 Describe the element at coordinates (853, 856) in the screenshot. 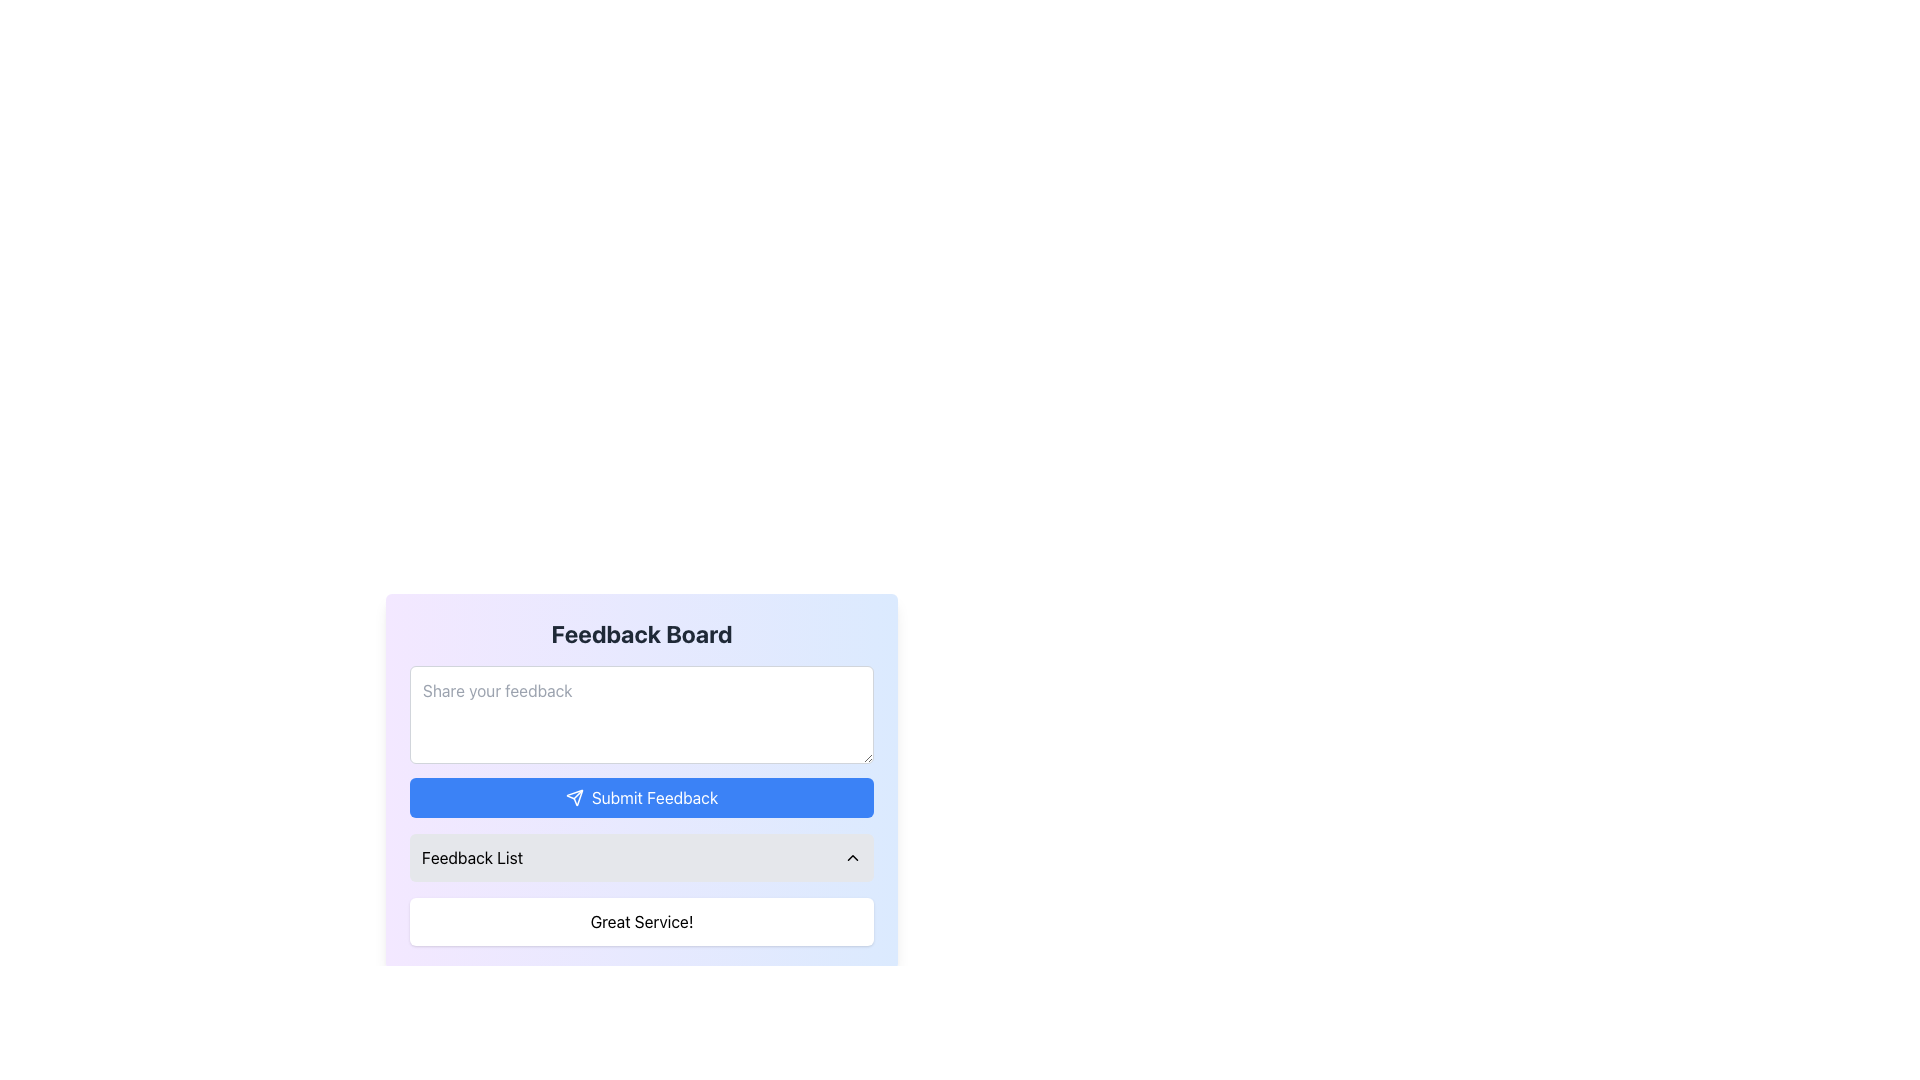

I see `the upward-pointing chevron icon located on the right-hand side of the 'Feedback List' section for additional feedback` at that location.